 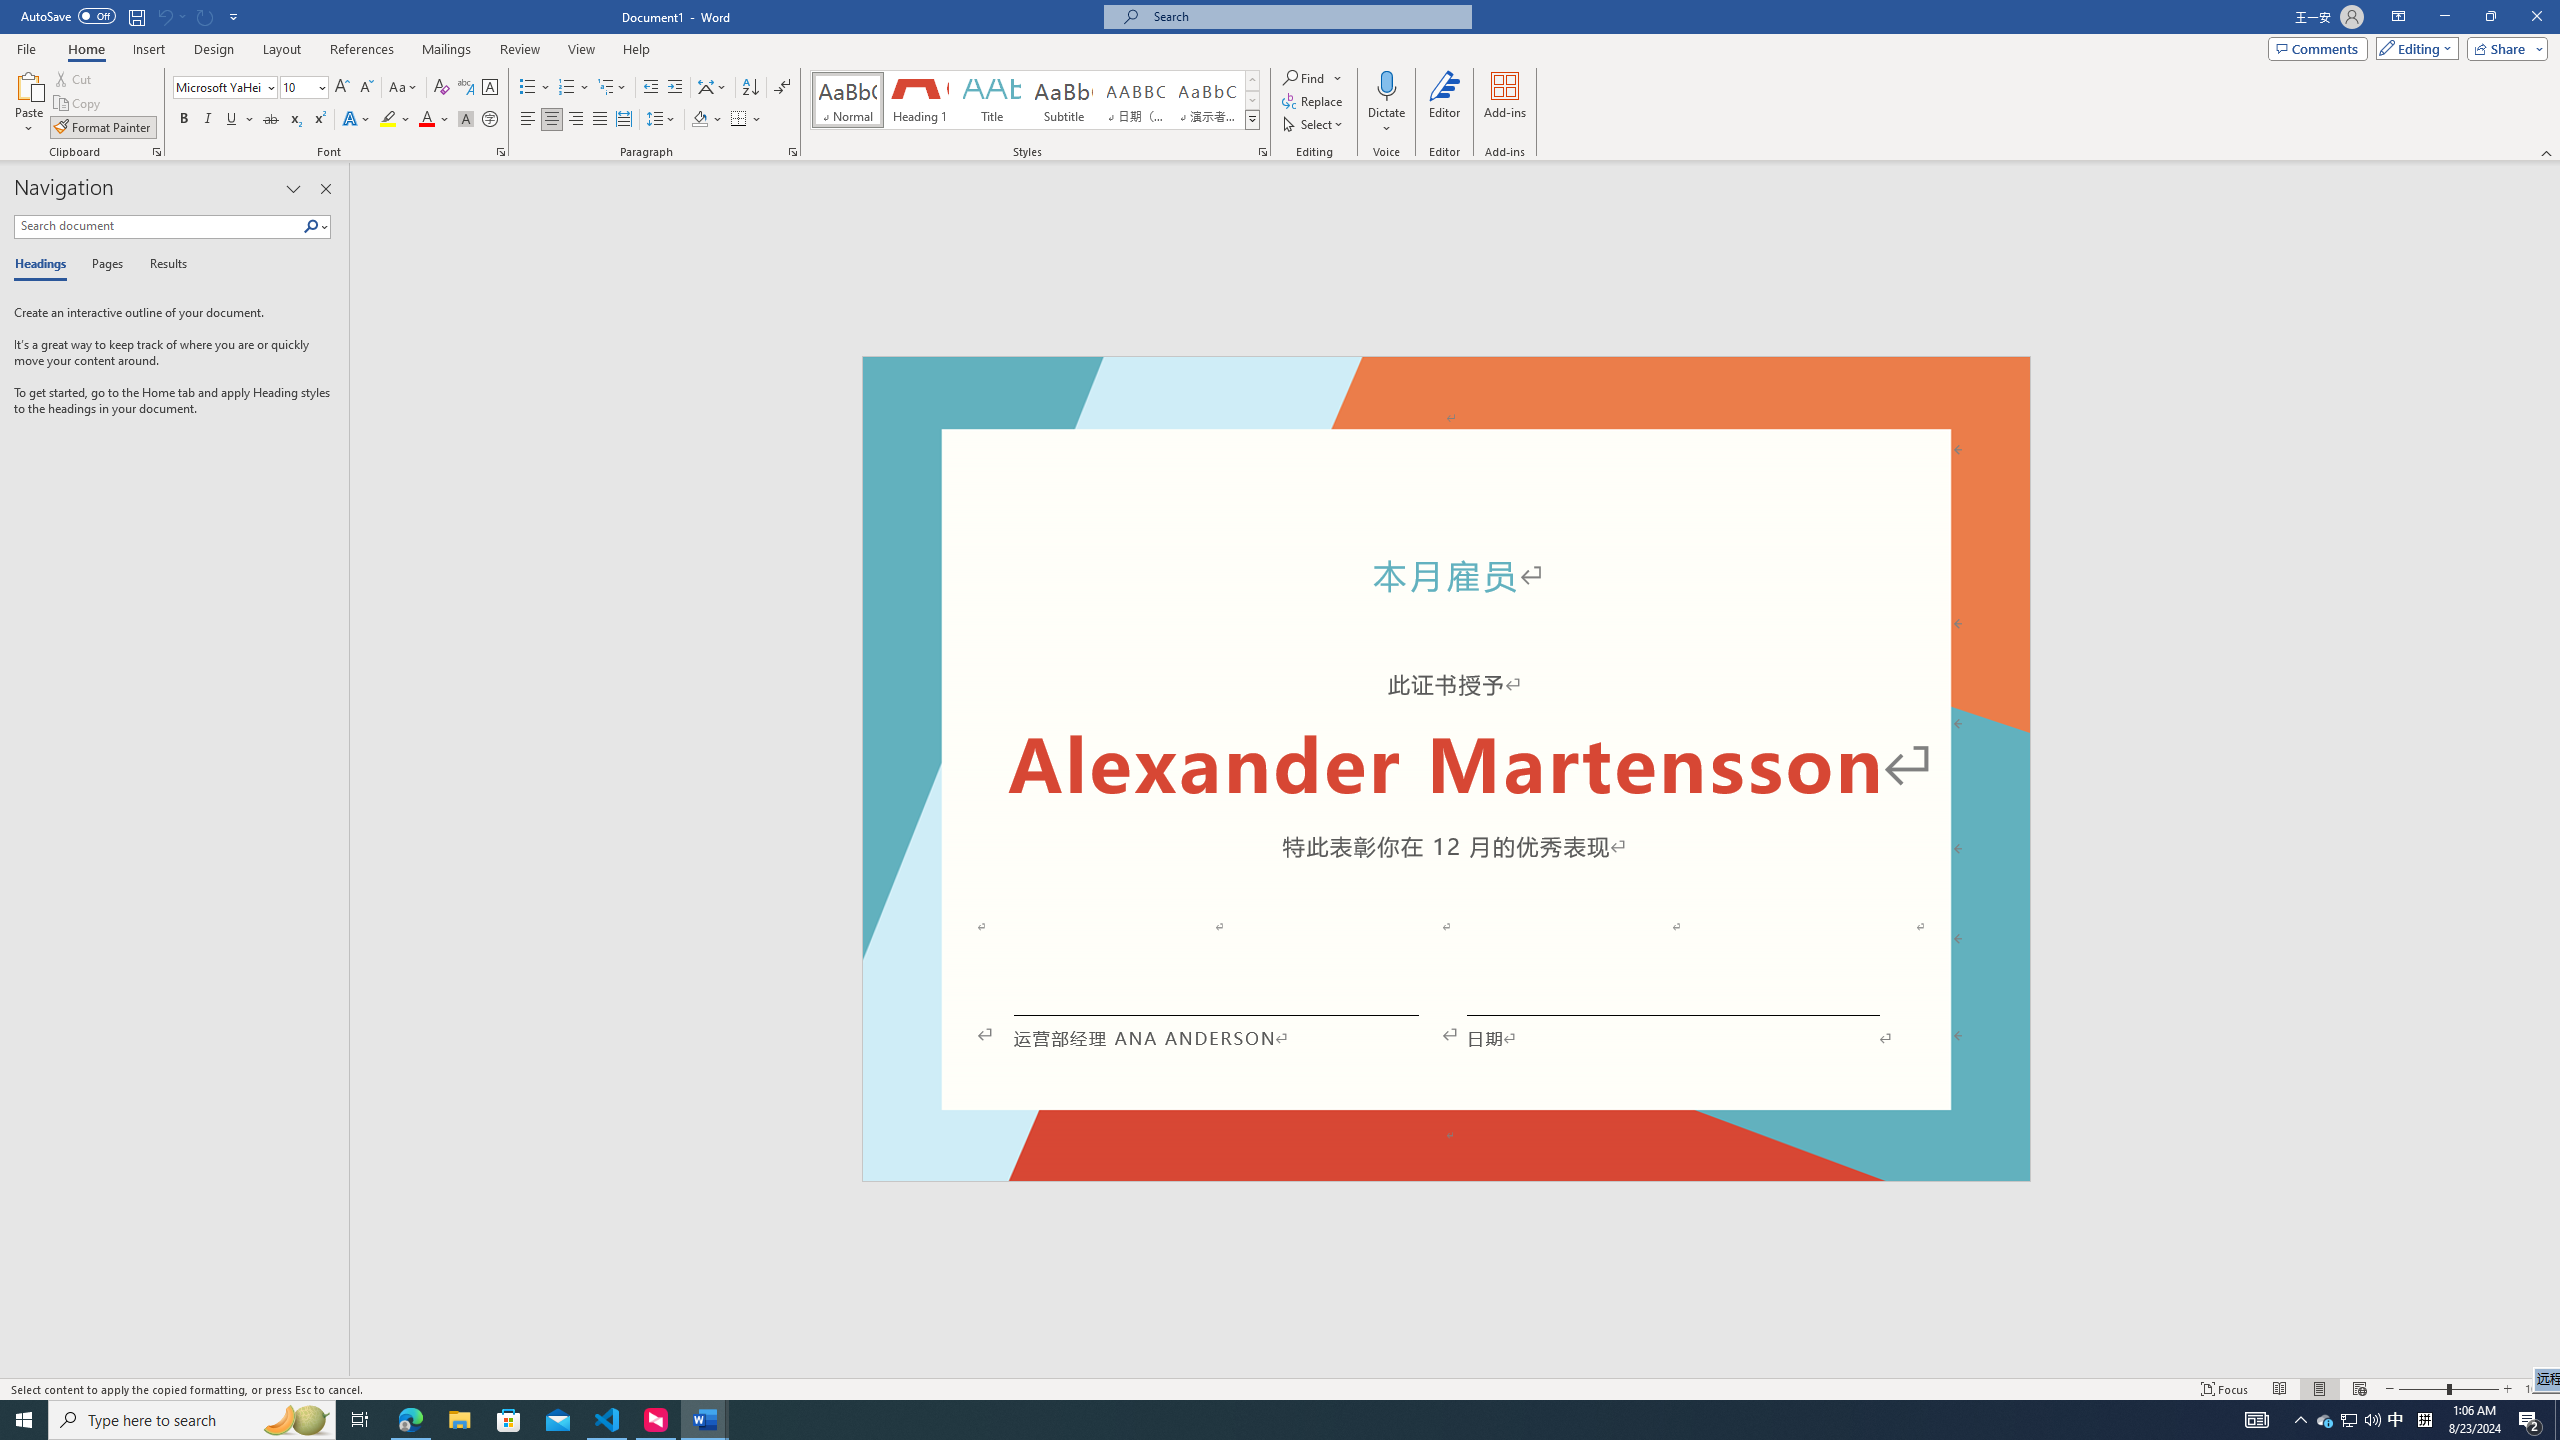 I want to click on 'Align Right', so click(x=575, y=118).